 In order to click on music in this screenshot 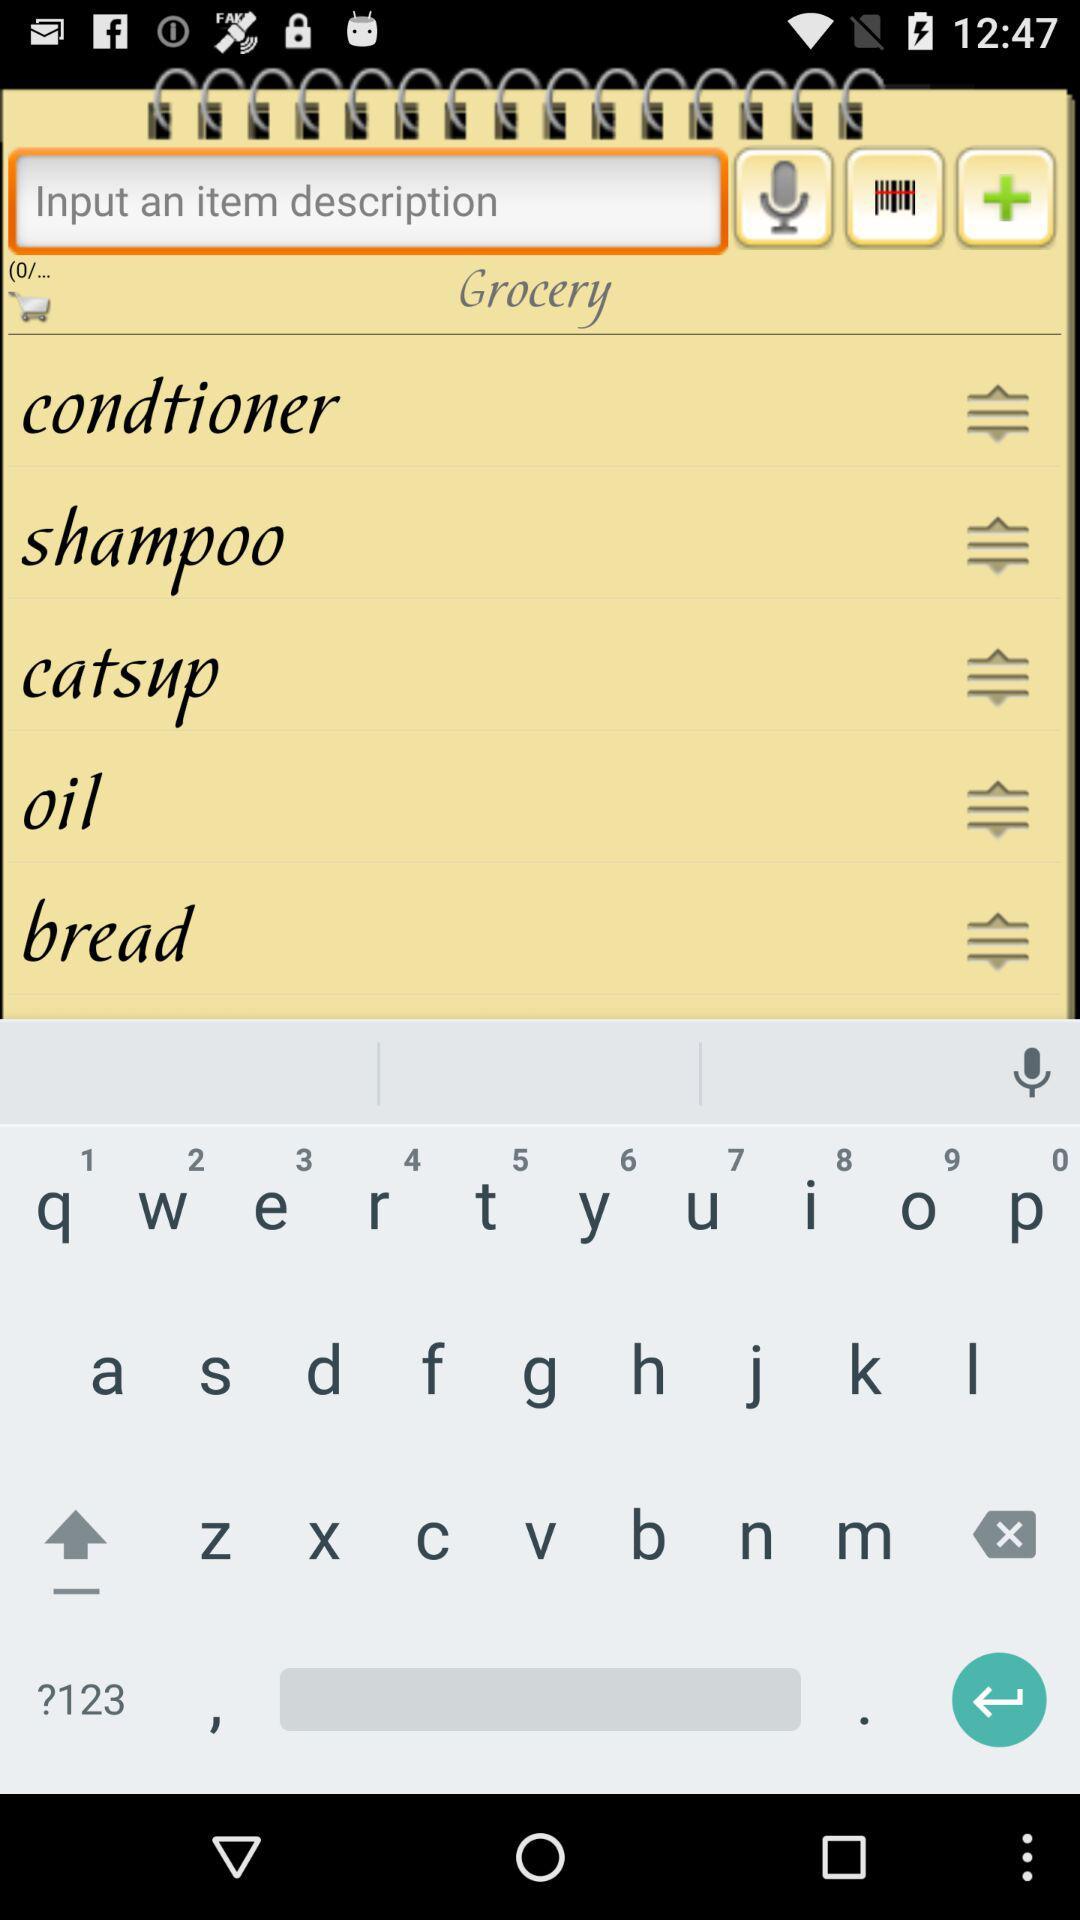, I will do `click(893, 197)`.